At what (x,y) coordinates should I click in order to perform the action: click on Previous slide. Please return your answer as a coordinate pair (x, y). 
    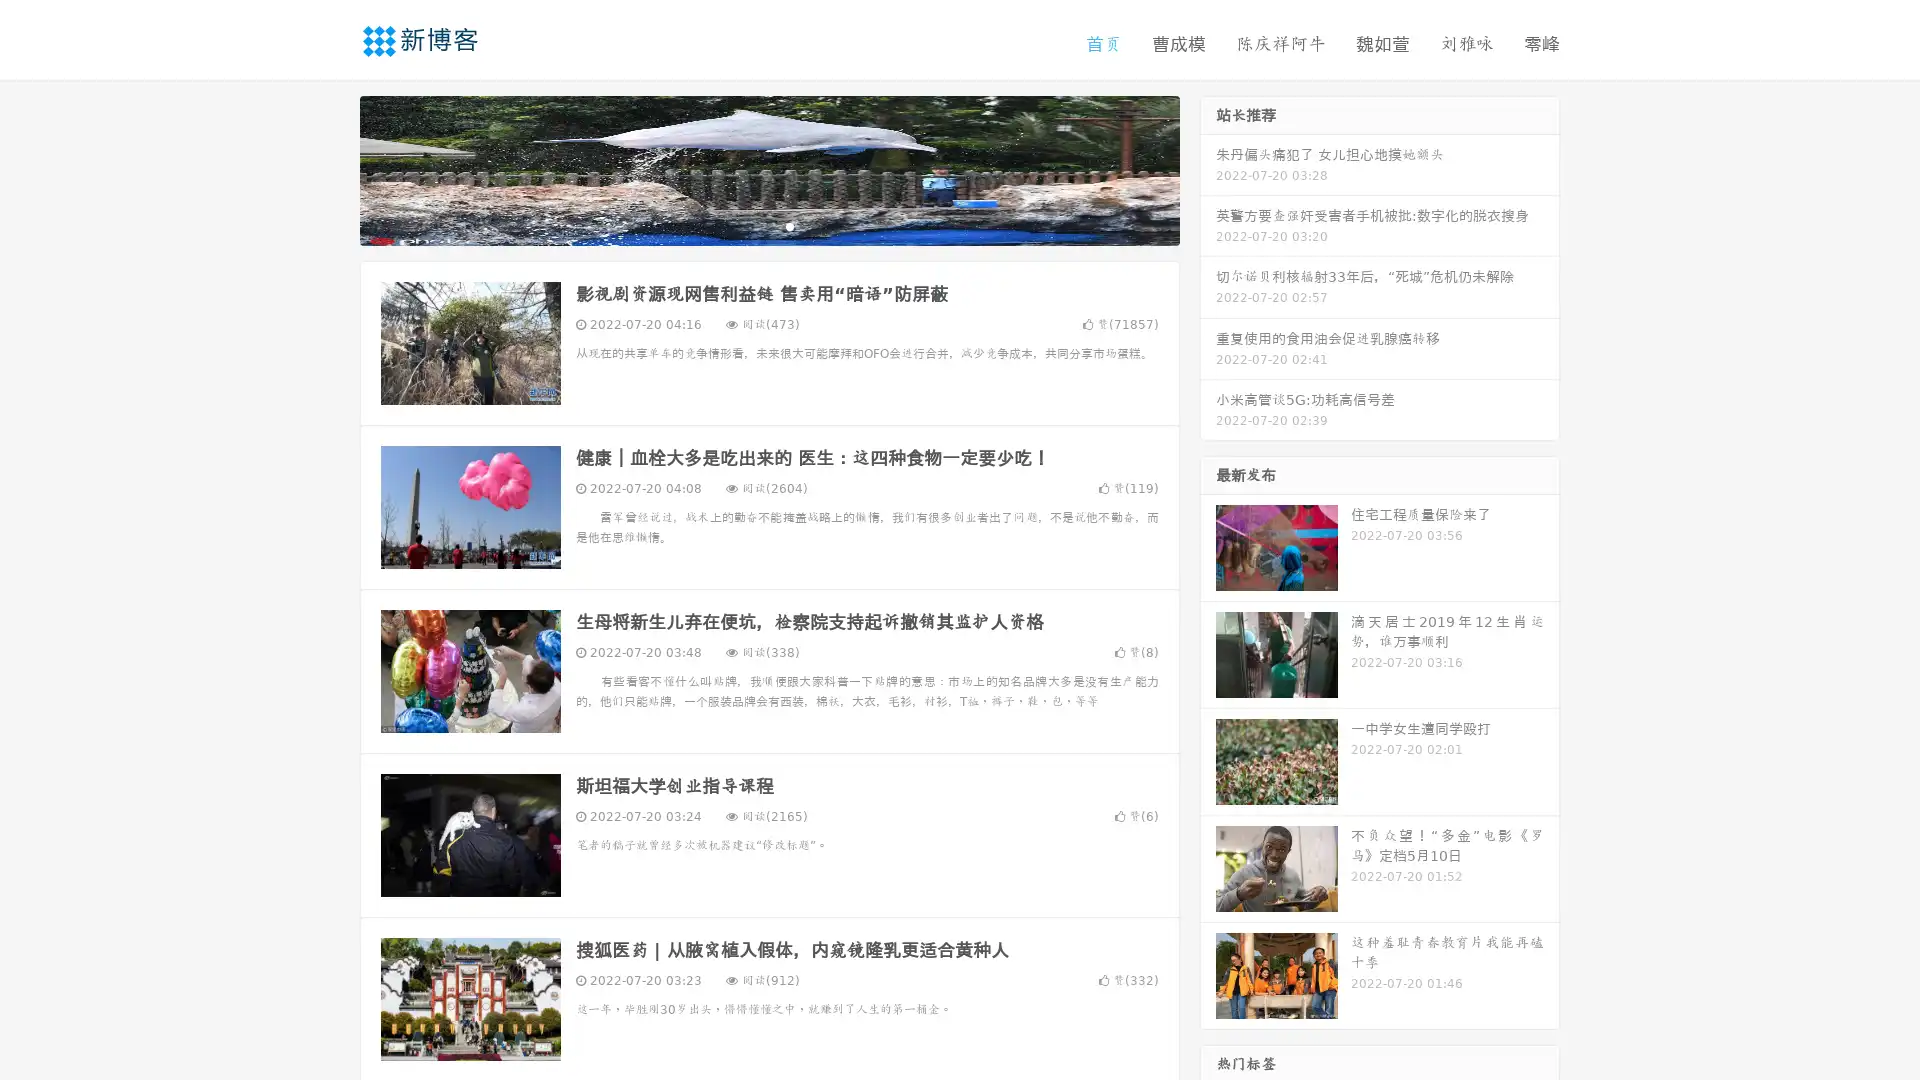
    Looking at the image, I should click on (330, 168).